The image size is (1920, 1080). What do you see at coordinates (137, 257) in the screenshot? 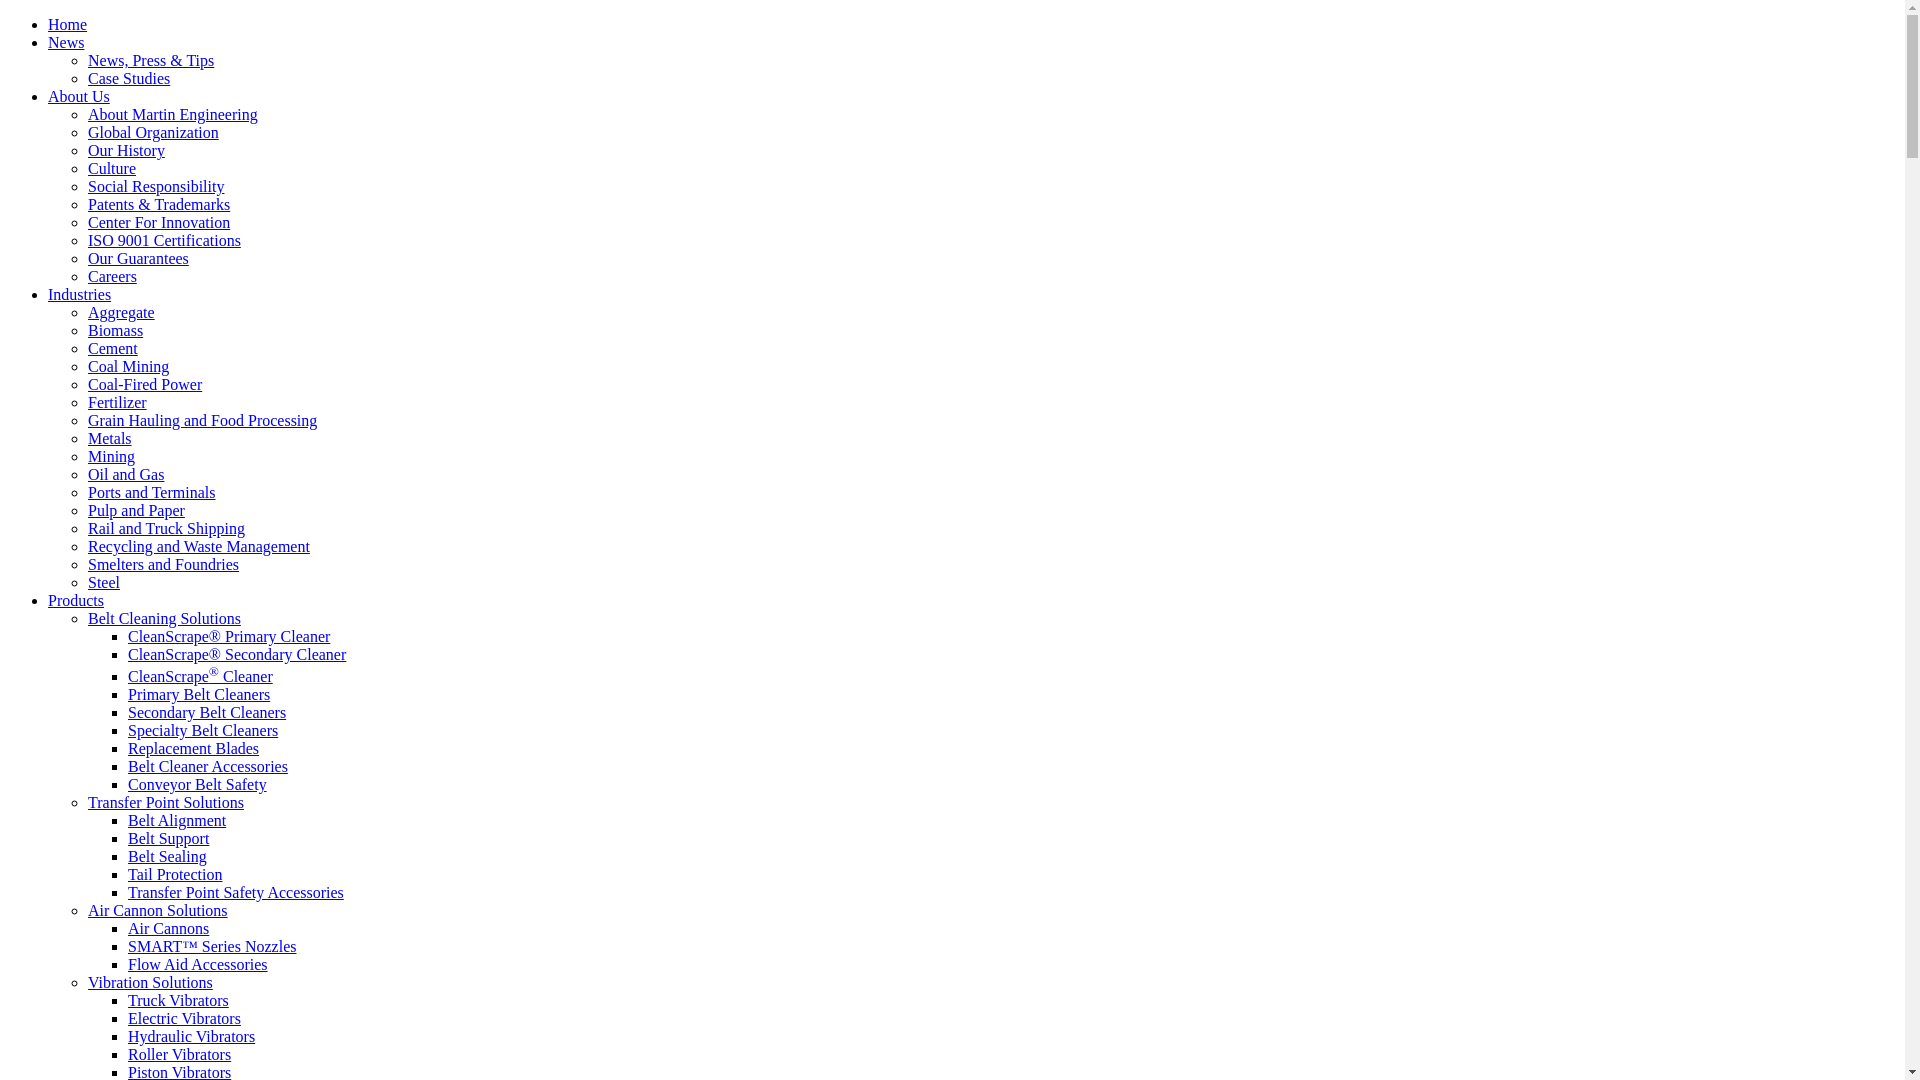
I see `'Our Guarantees'` at bounding box center [137, 257].